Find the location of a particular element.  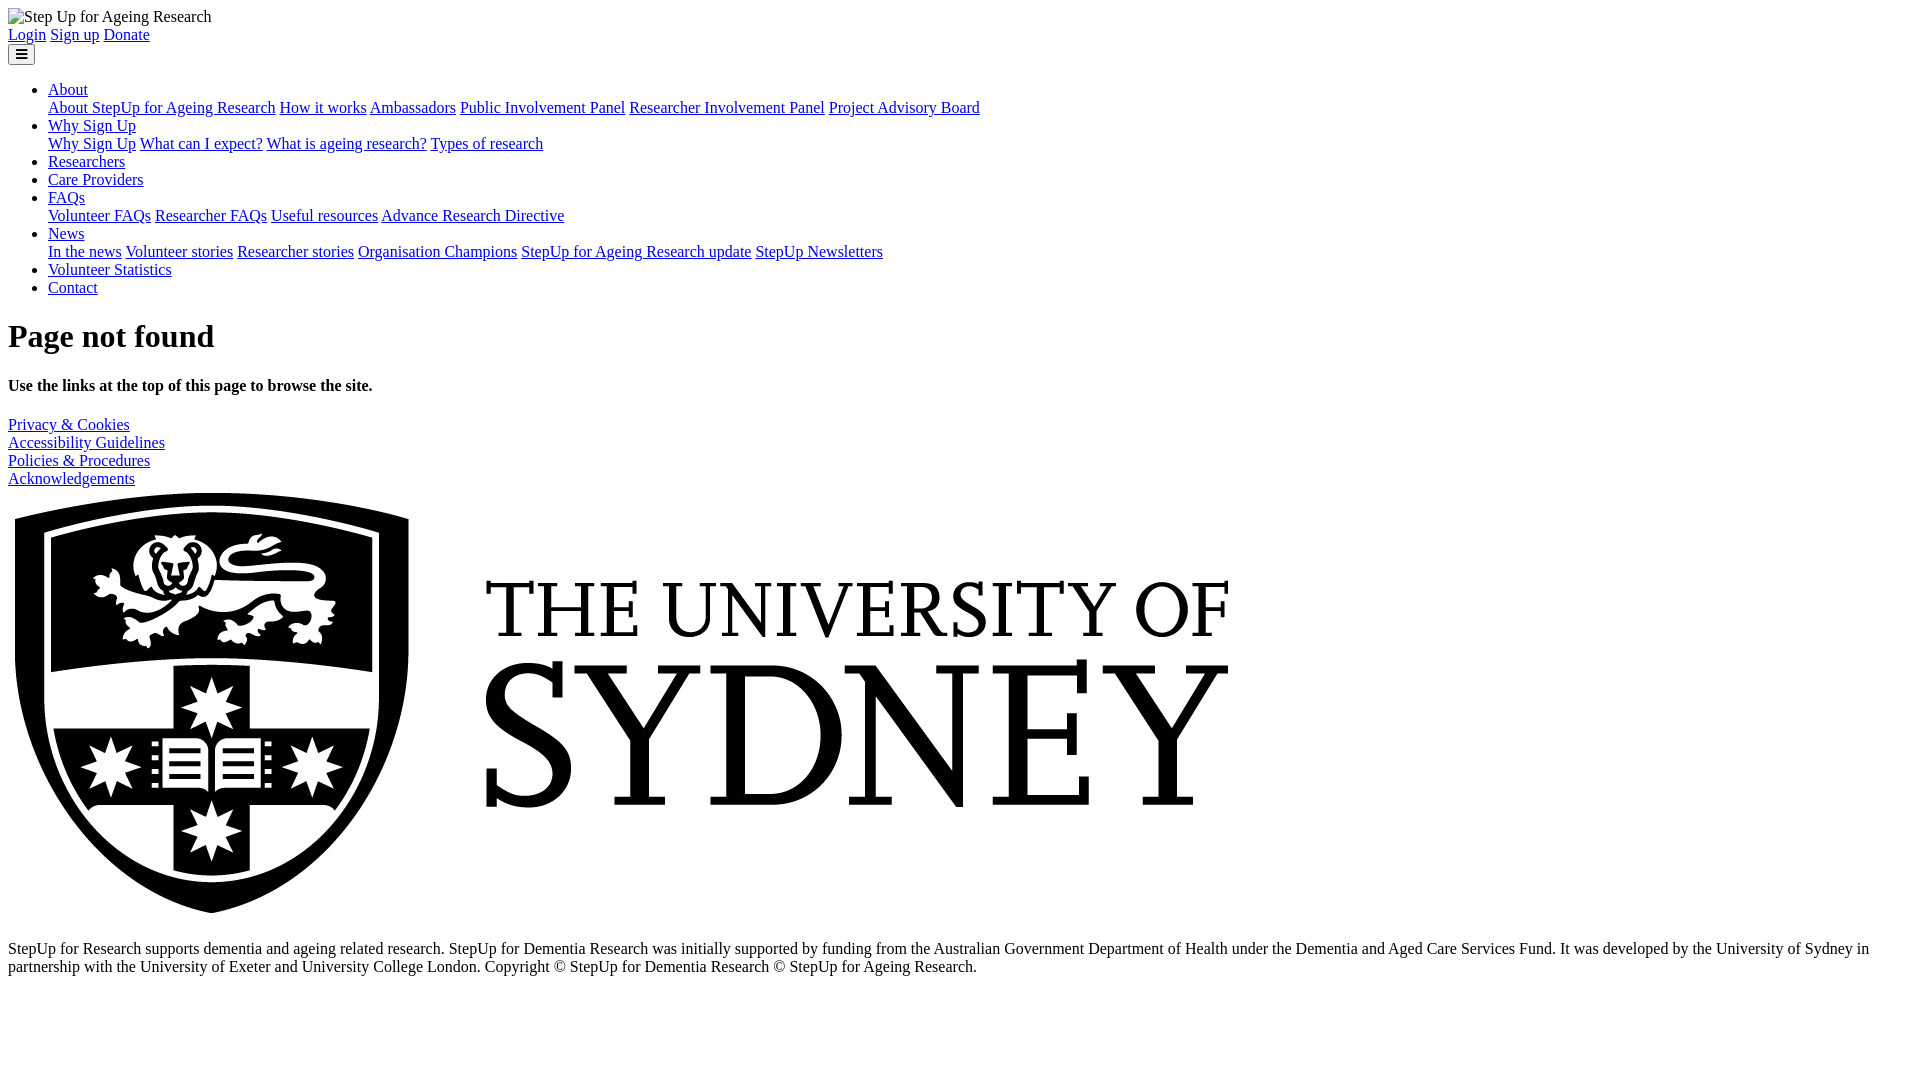

'FAQs' is located at coordinates (48, 197).